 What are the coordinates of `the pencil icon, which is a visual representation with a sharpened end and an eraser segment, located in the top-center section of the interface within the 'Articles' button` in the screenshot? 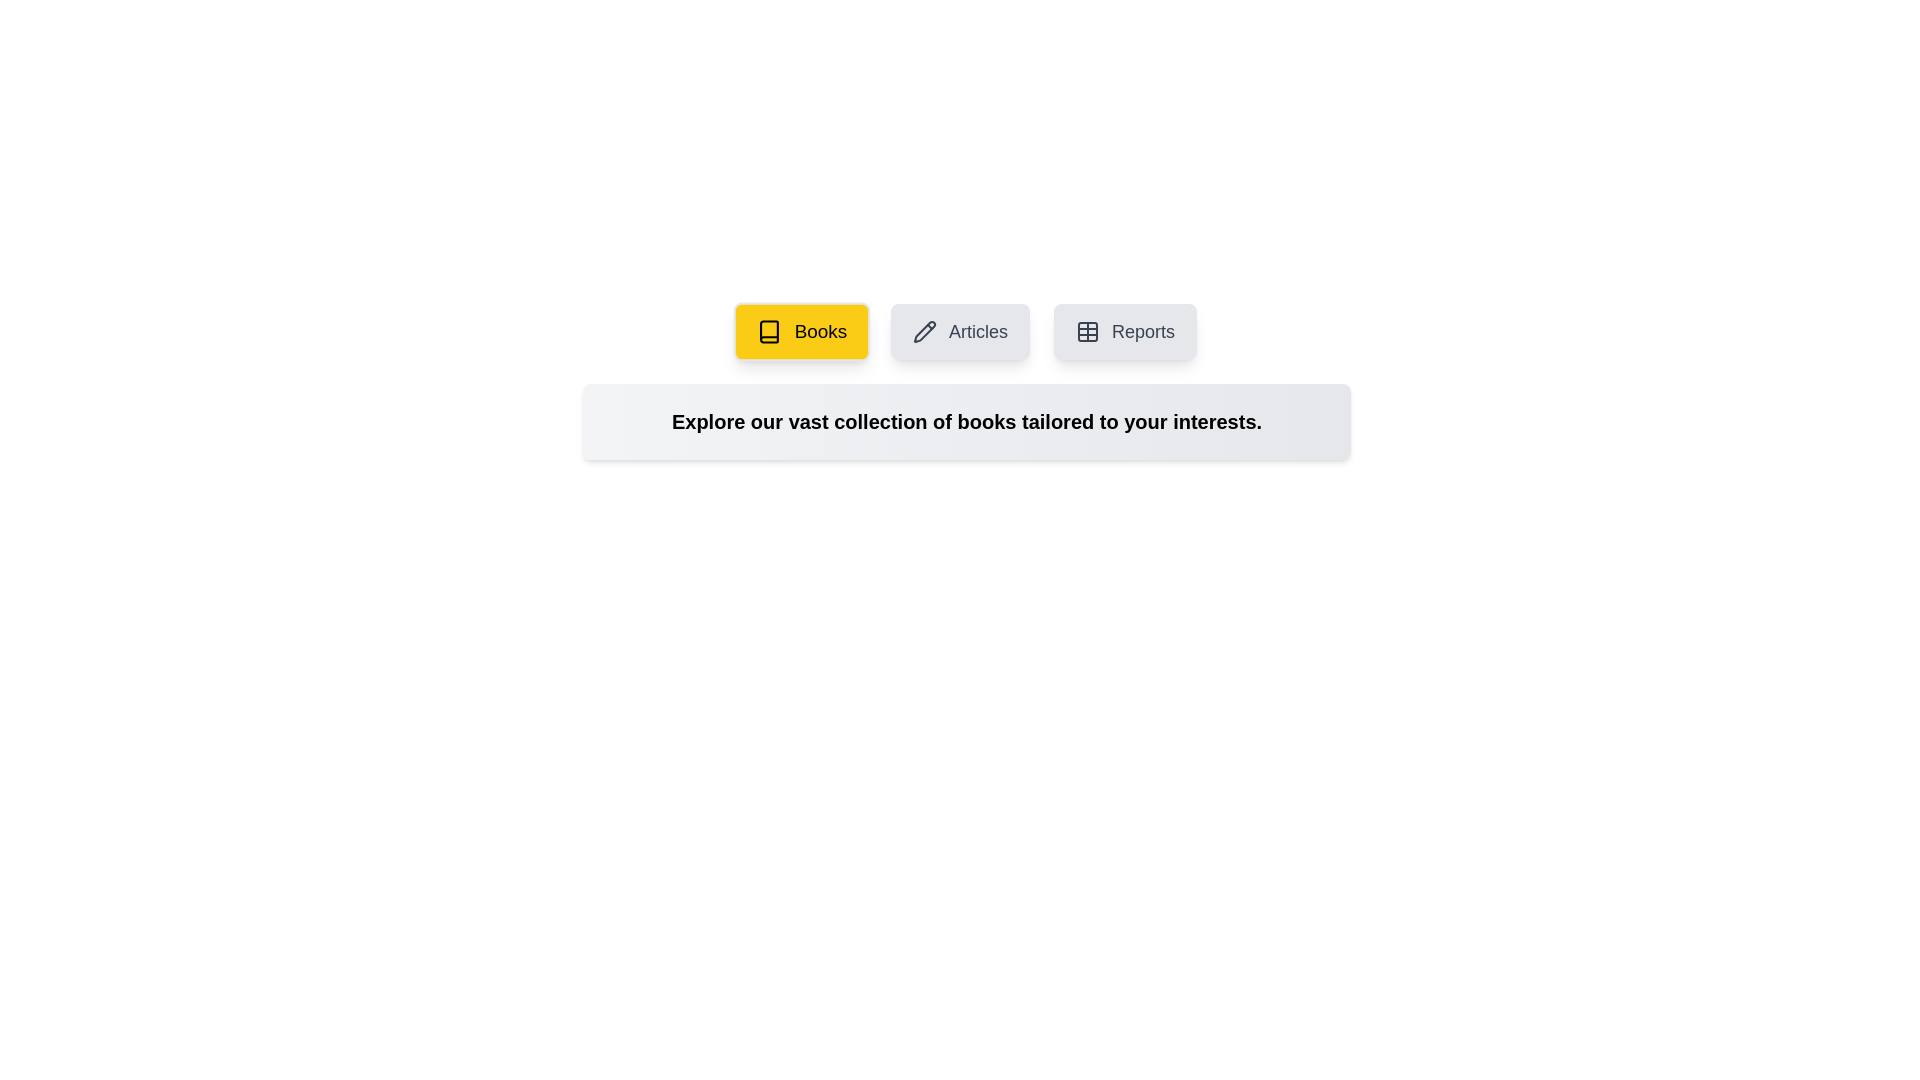 It's located at (924, 330).